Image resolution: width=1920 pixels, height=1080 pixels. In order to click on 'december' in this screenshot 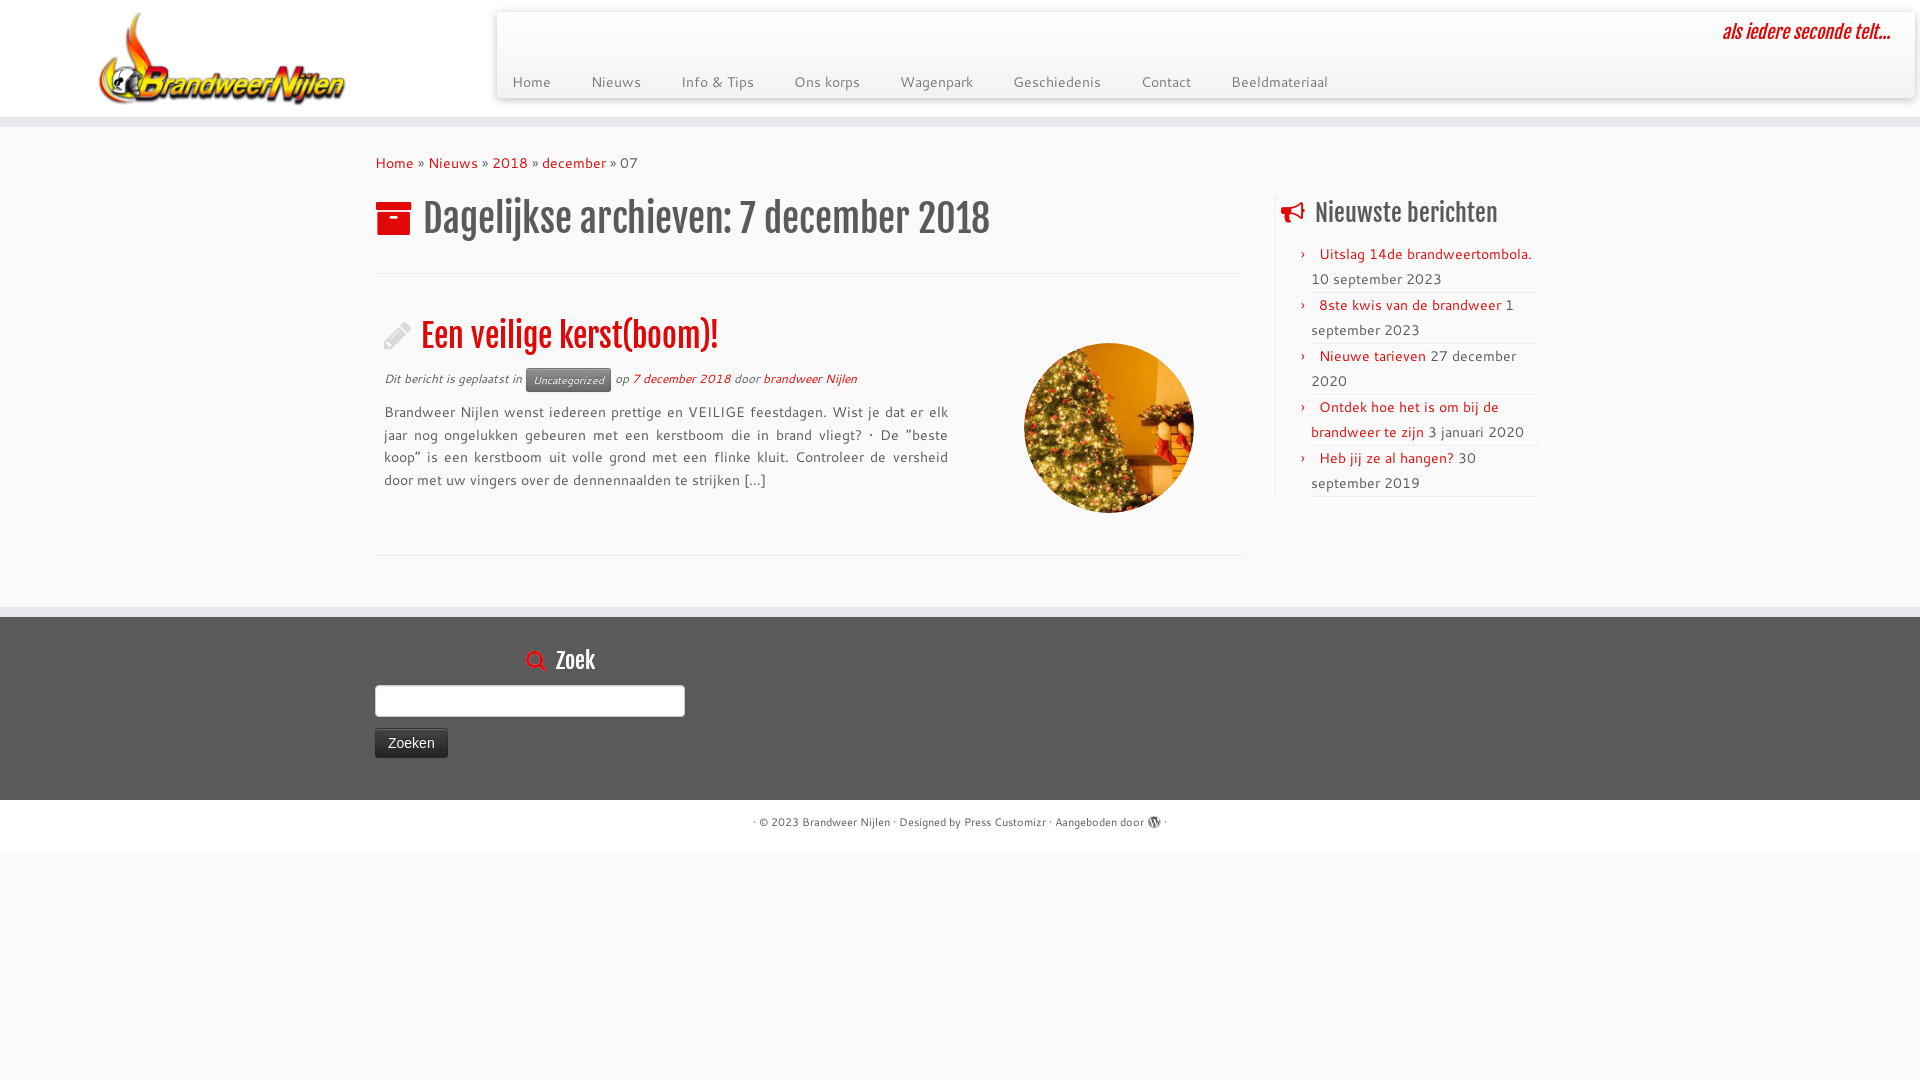, I will do `click(542, 161)`.